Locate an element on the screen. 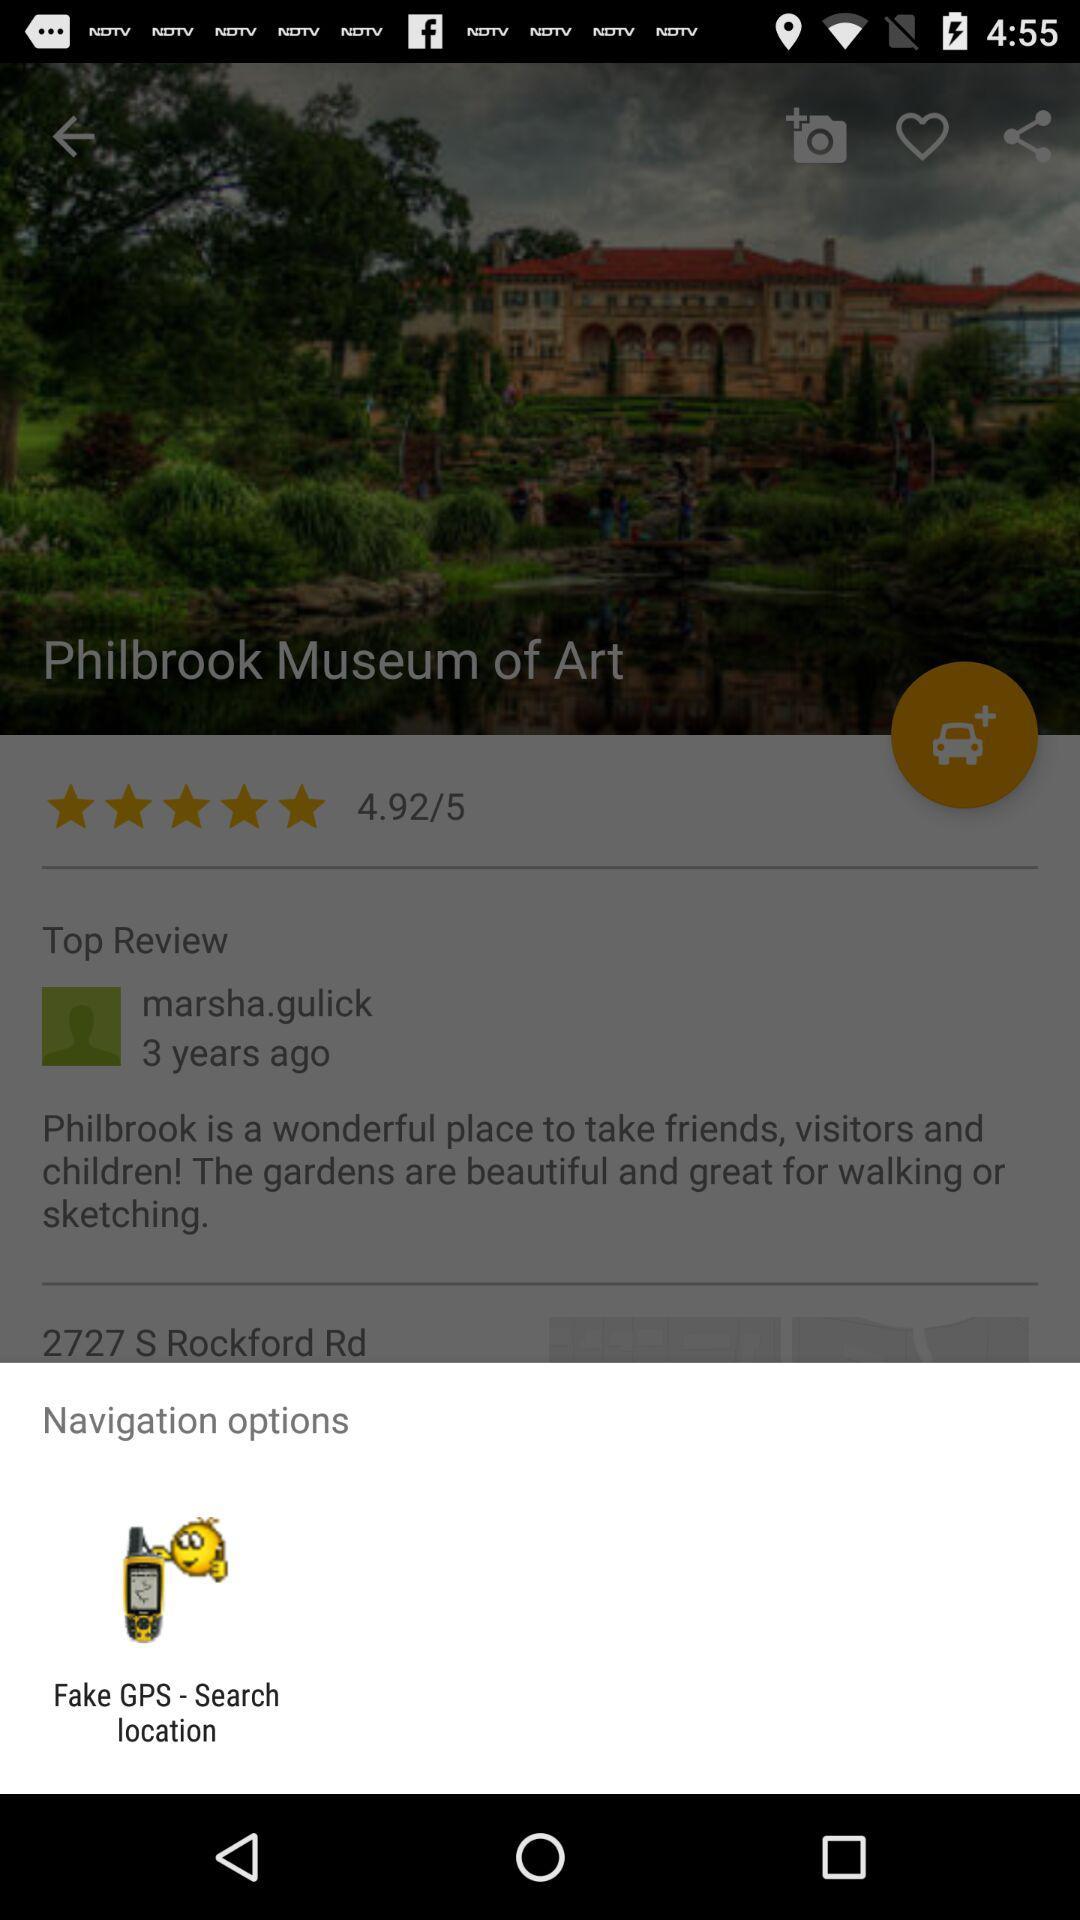 The height and width of the screenshot is (1920, 1080). item below navigation options item is located at coordinates (165, 1579).